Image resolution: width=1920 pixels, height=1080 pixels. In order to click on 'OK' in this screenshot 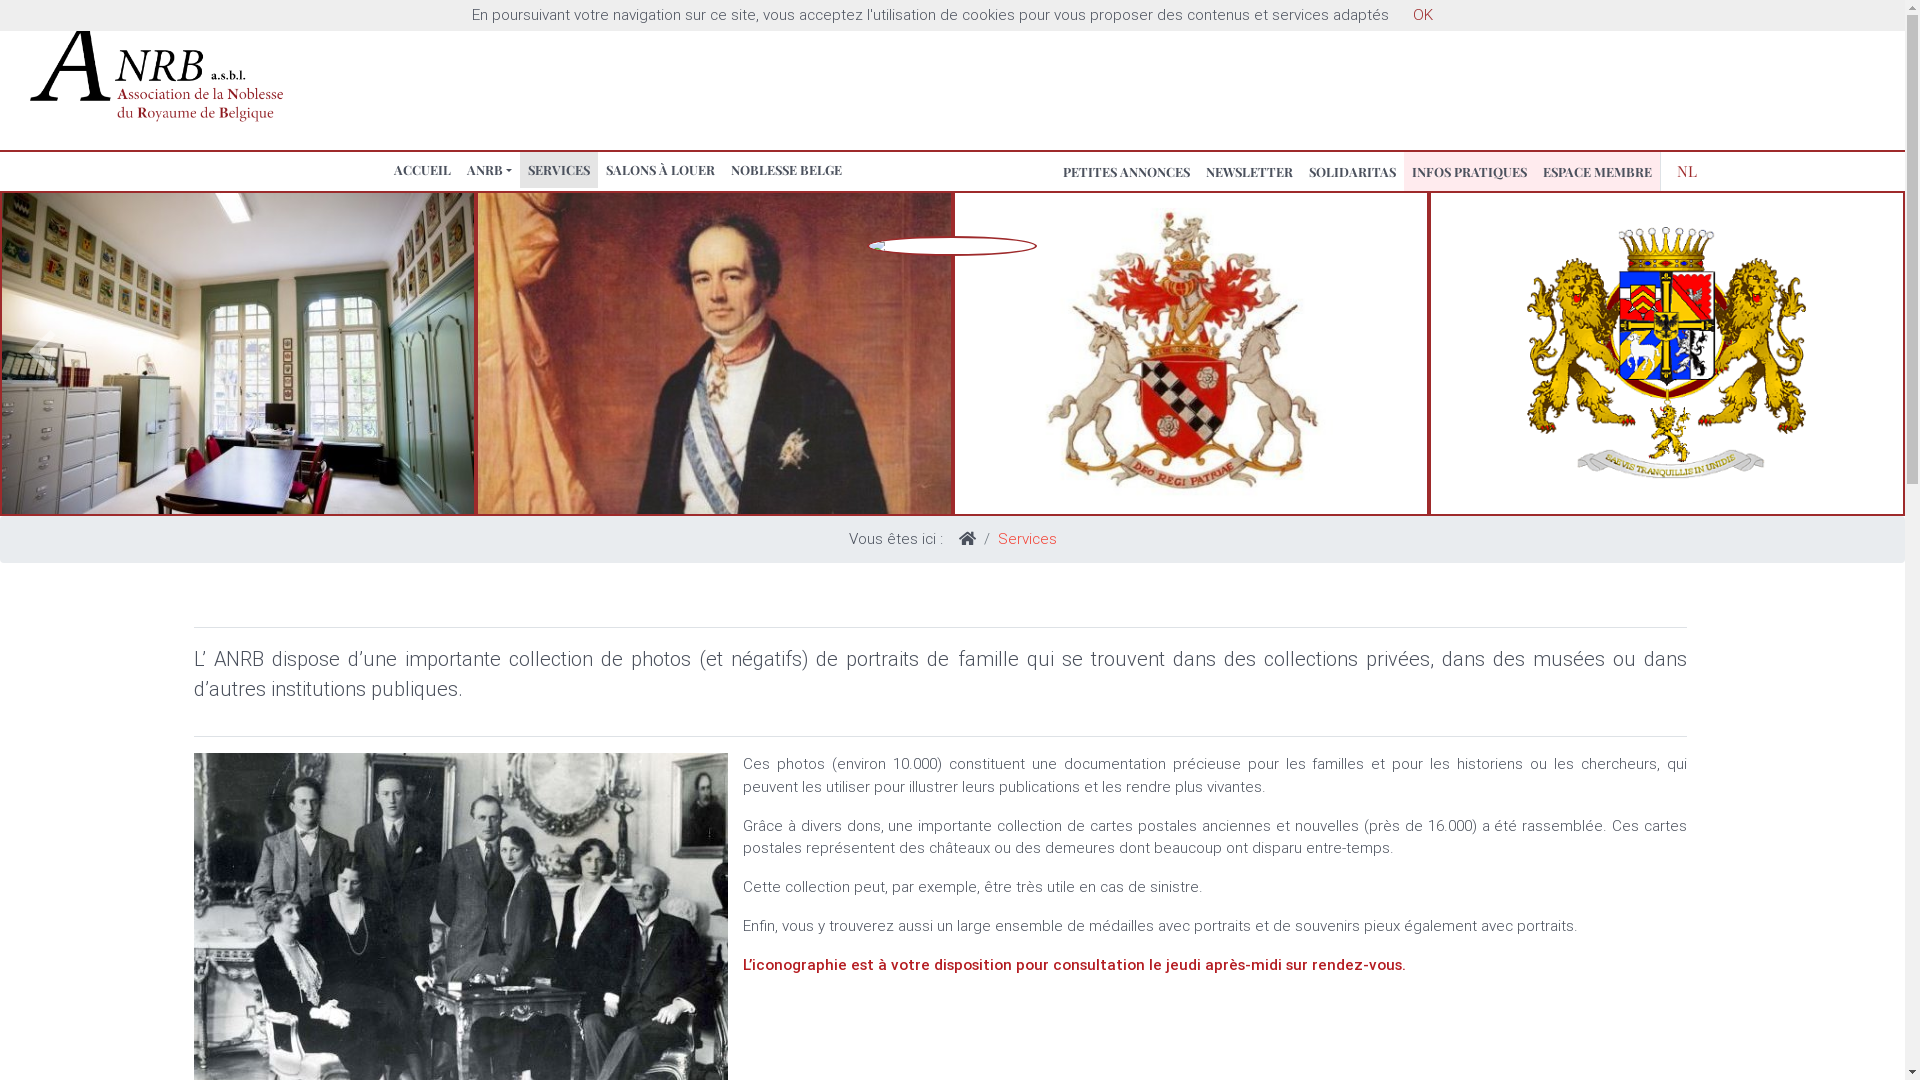, I will do `click(1421, 14)`.